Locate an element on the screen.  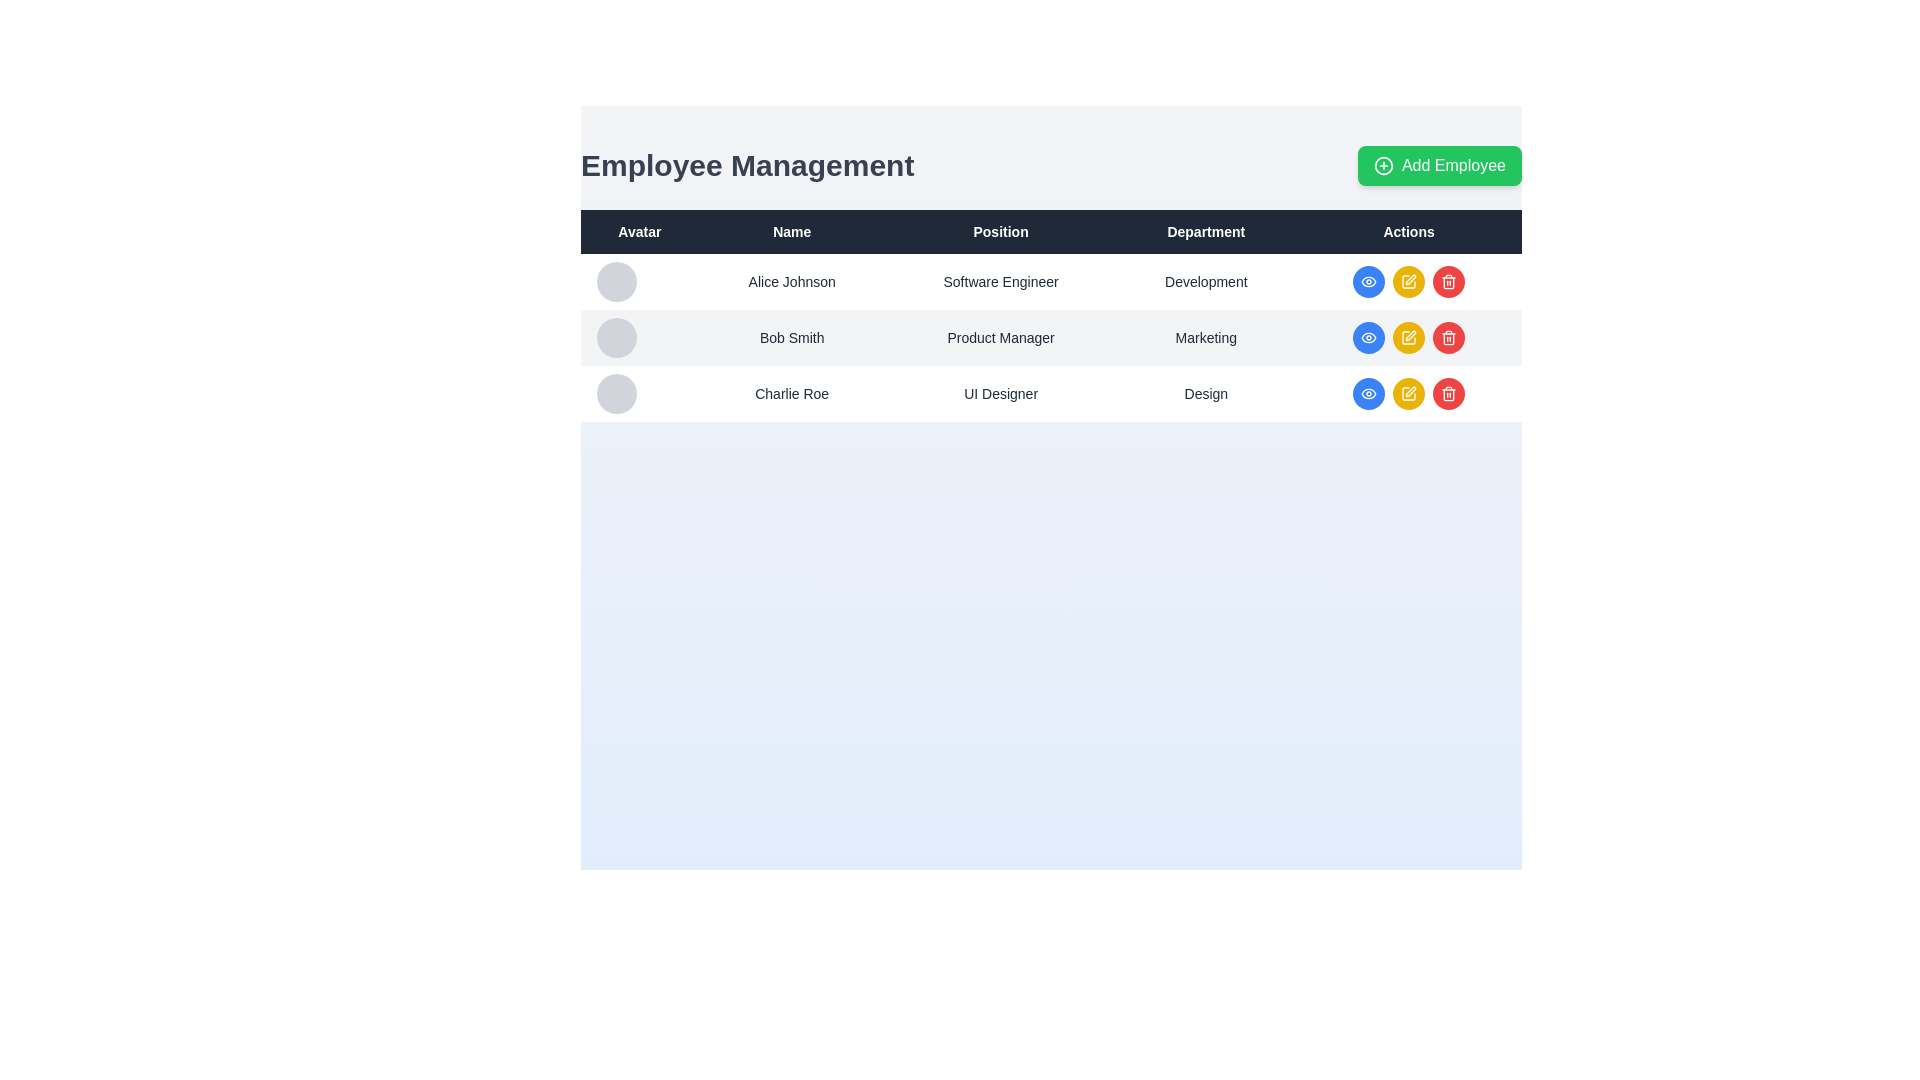
the edit icon button located in the Actions column of the second row corresponding to 'Bob Smith' is located at coordinates (1408, 281).